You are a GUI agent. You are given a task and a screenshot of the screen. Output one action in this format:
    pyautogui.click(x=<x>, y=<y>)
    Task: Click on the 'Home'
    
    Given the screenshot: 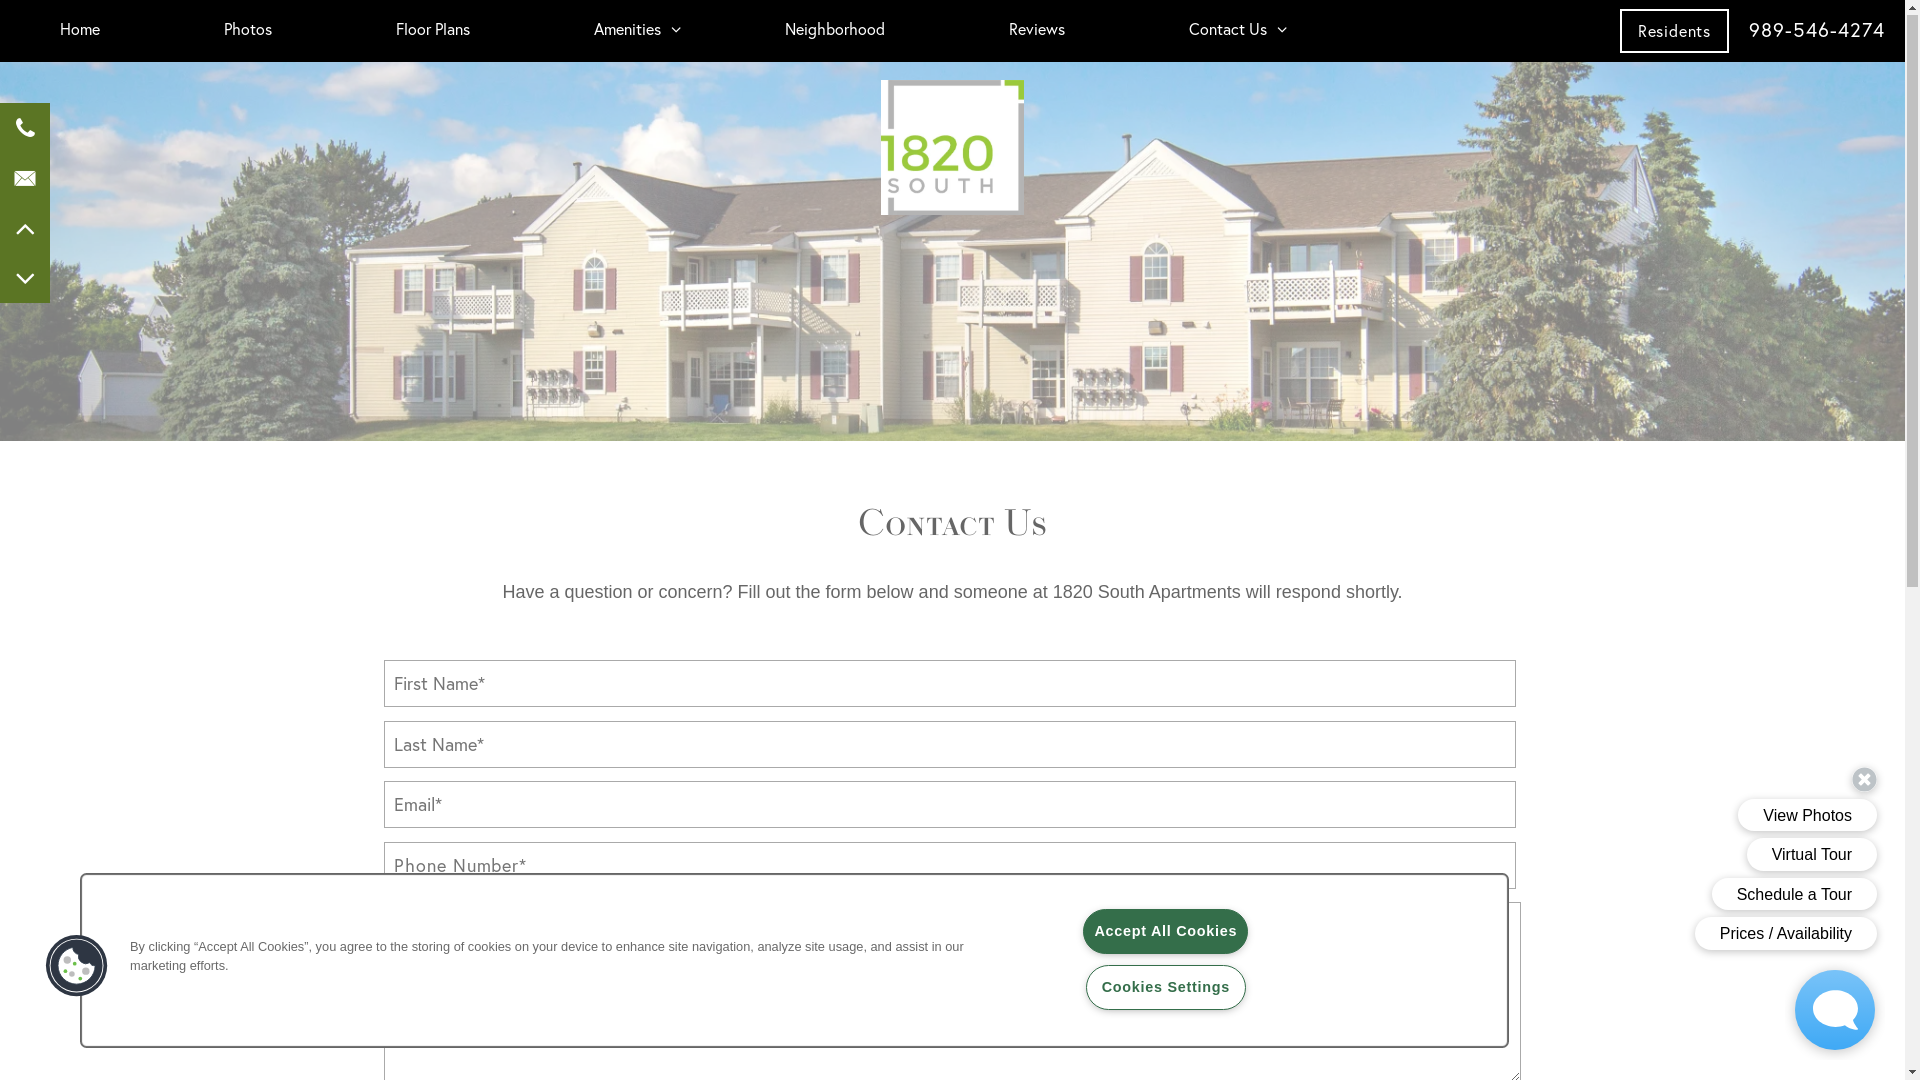 What is the action you would take?
    pyautogui.click(x=39, y=30)
    